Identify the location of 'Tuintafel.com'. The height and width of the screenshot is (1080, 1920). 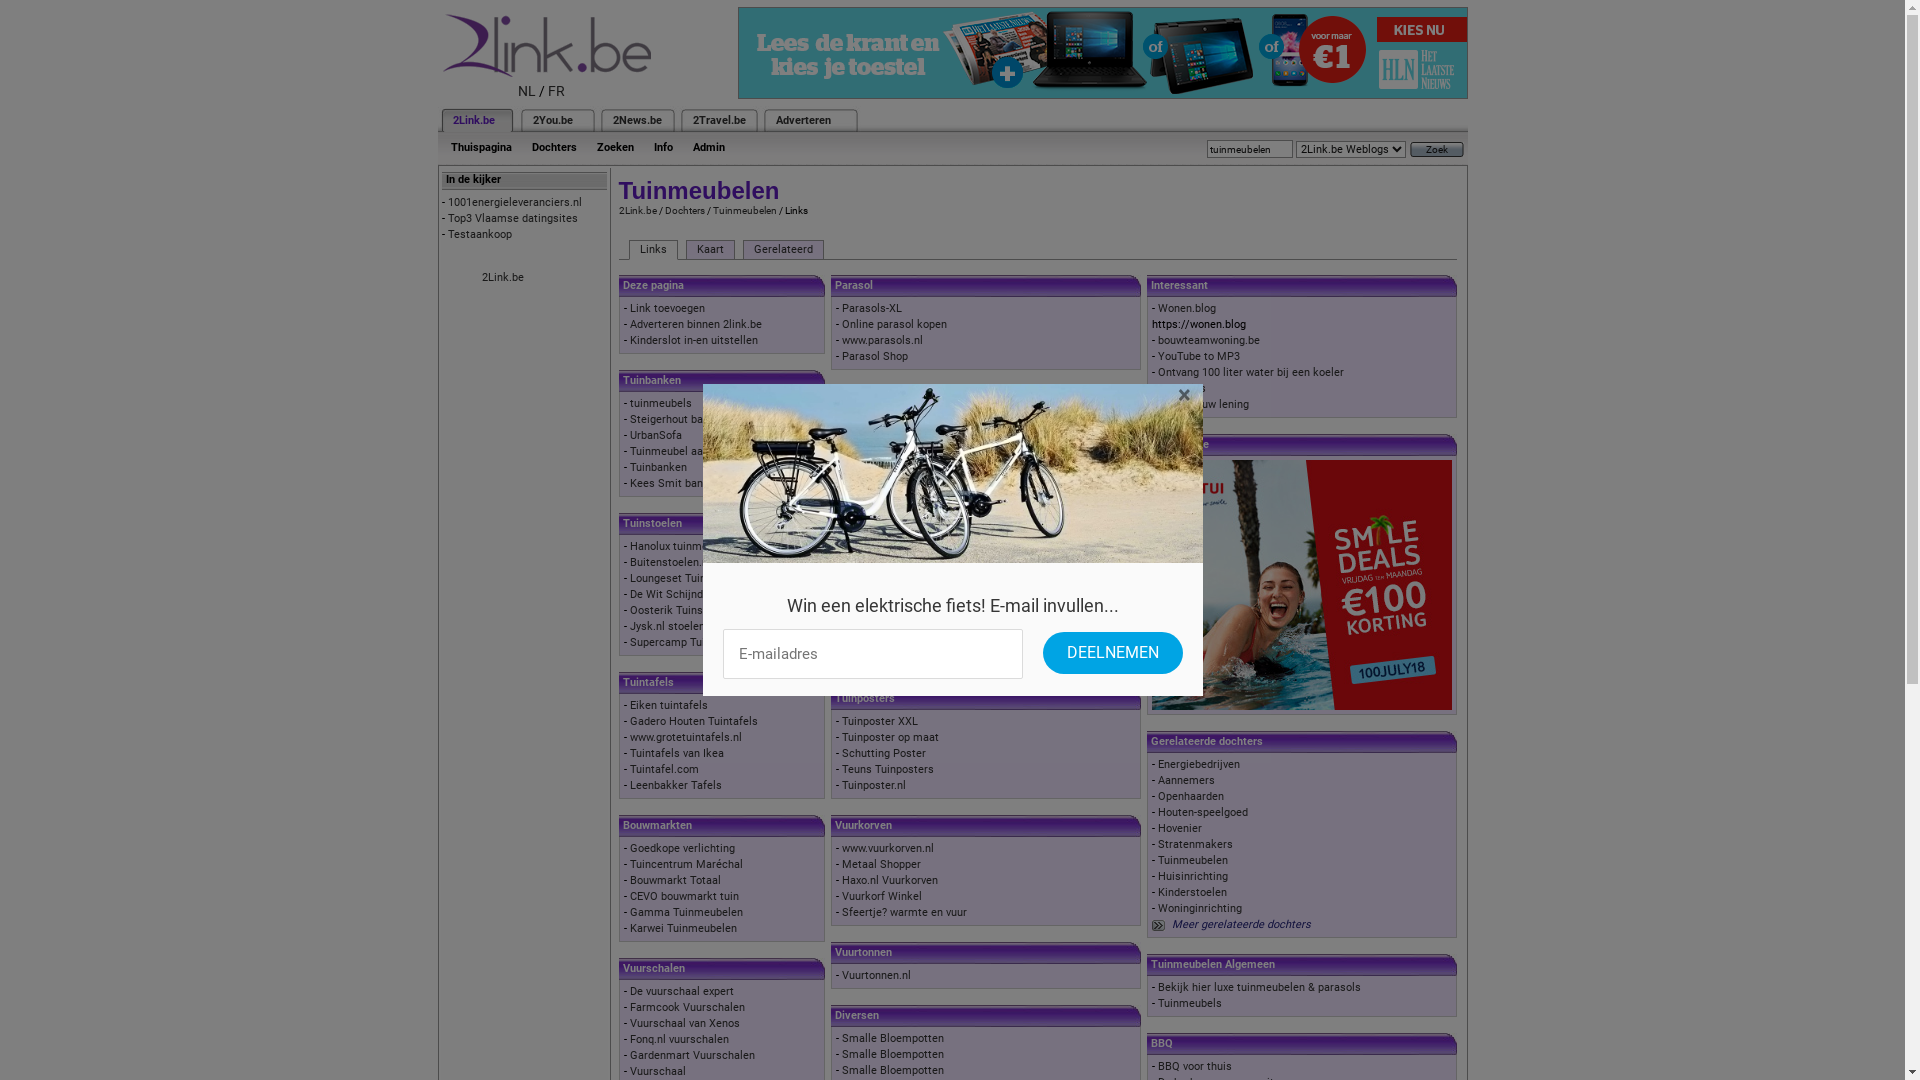
(664, 768).